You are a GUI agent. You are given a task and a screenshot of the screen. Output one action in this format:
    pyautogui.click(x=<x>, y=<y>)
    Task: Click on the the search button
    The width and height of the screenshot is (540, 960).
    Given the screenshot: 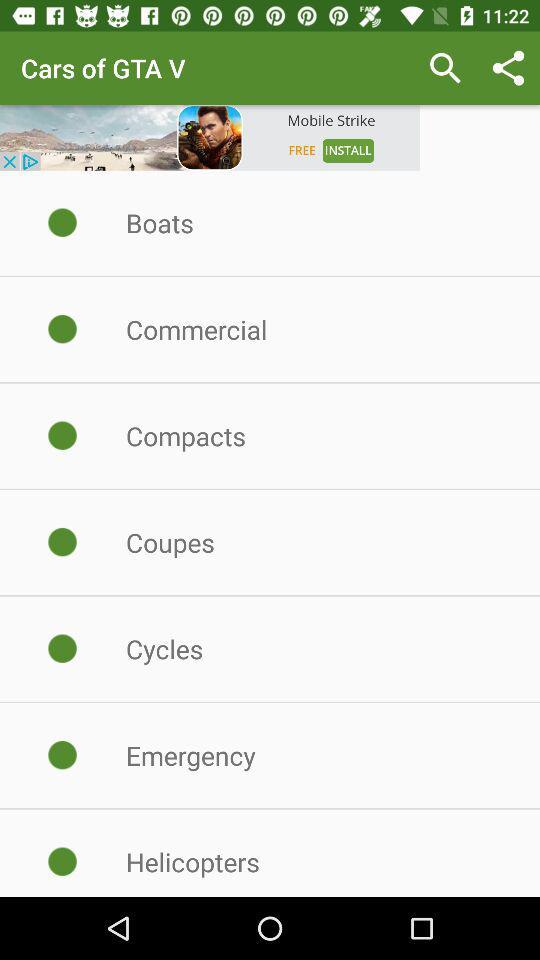 What is the action you would take?
    pyautogui.click(x=445, y=68)
    